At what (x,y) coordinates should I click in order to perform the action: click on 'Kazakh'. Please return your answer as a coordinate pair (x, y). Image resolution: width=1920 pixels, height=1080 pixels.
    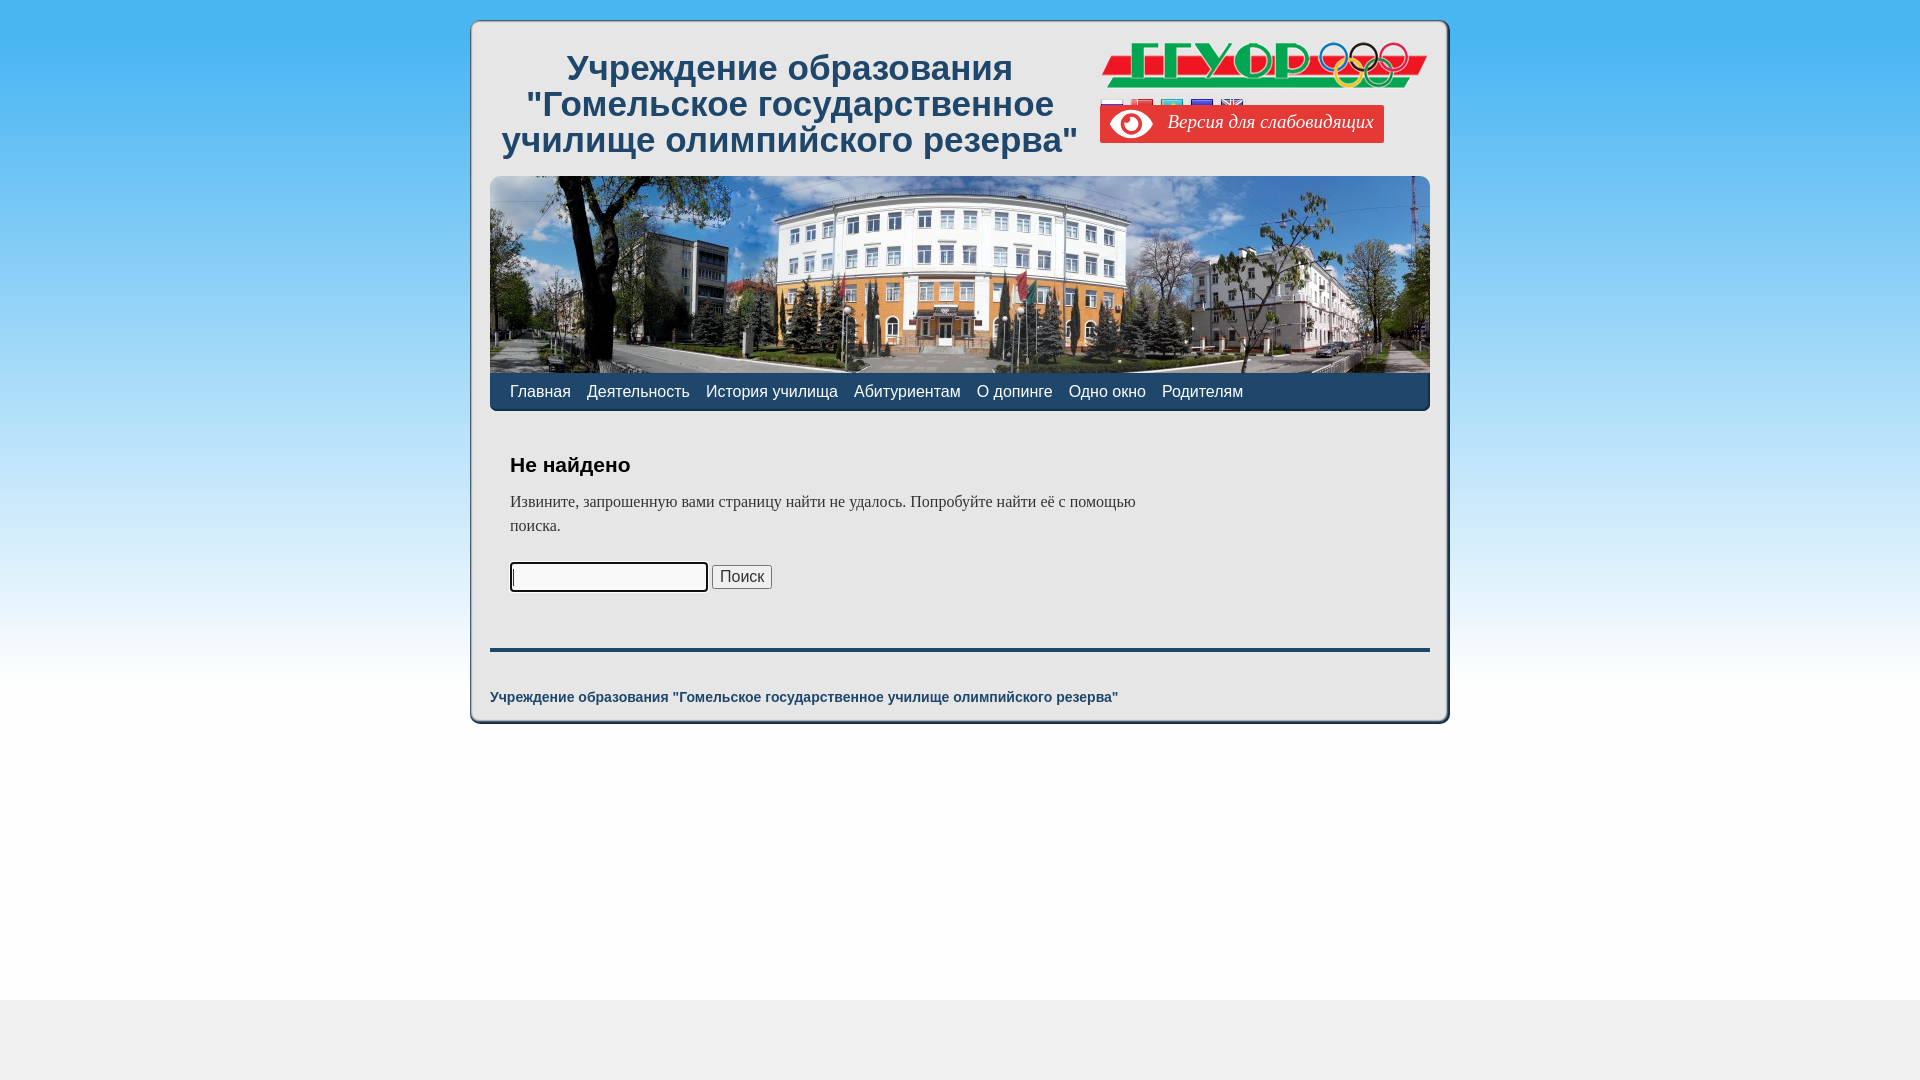
    Looking at the image, I should click on (1160, 108).